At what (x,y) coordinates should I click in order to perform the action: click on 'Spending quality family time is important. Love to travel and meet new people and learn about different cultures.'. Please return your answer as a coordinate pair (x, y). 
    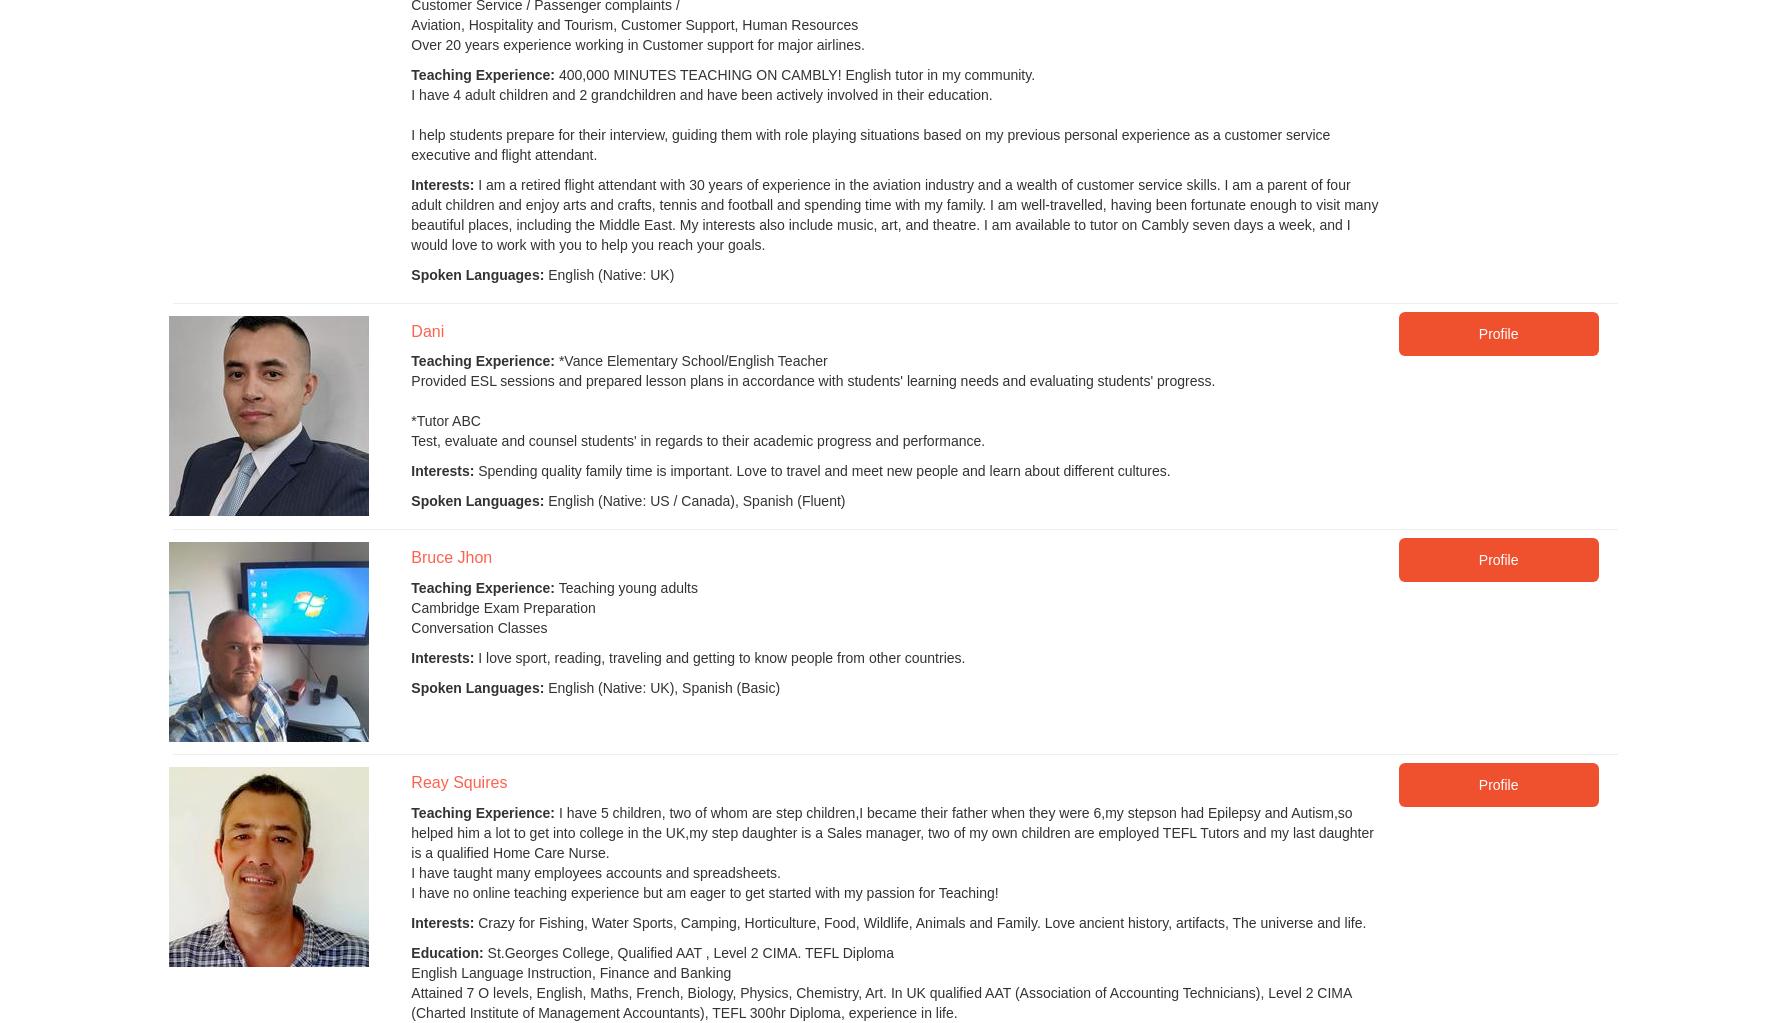
    Looking at the image, I should click on (472, 469).